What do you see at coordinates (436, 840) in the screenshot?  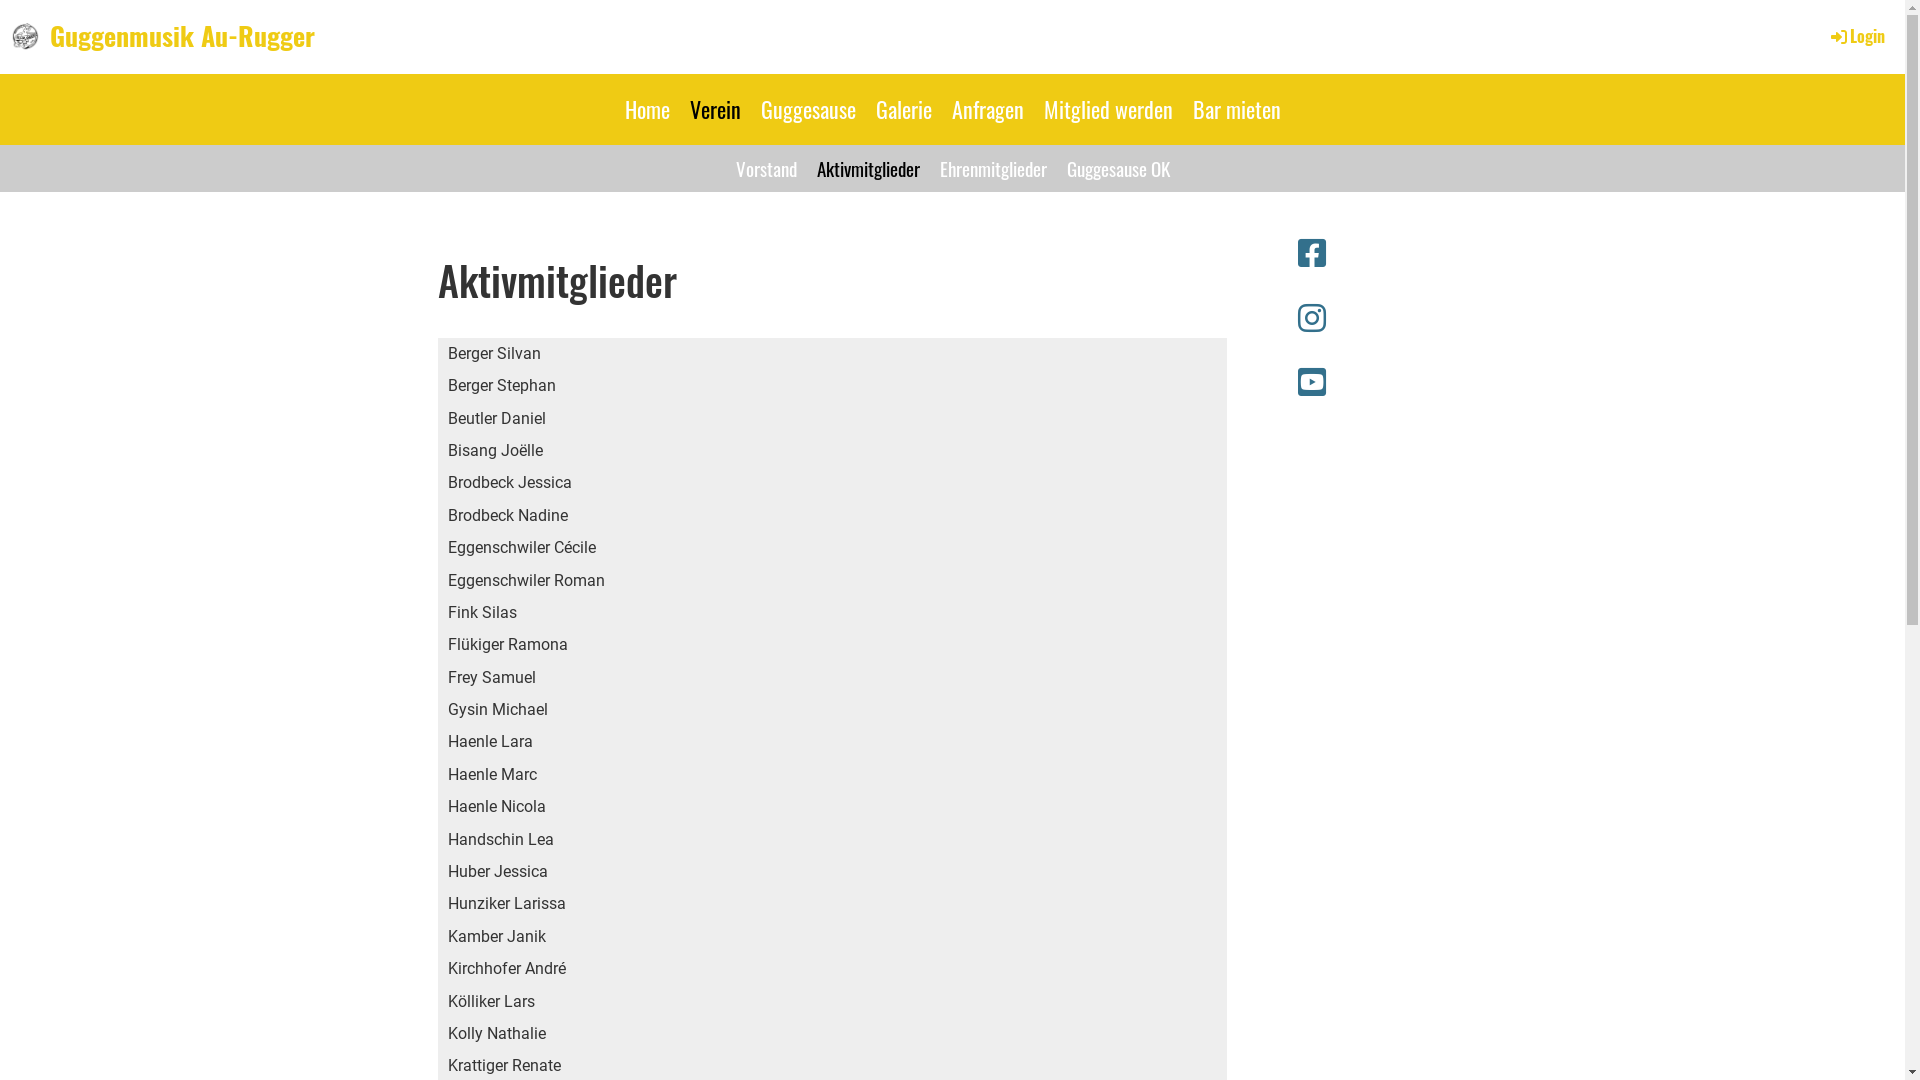 I see `'Handschin Lea'` at bounding box center [436, 840].